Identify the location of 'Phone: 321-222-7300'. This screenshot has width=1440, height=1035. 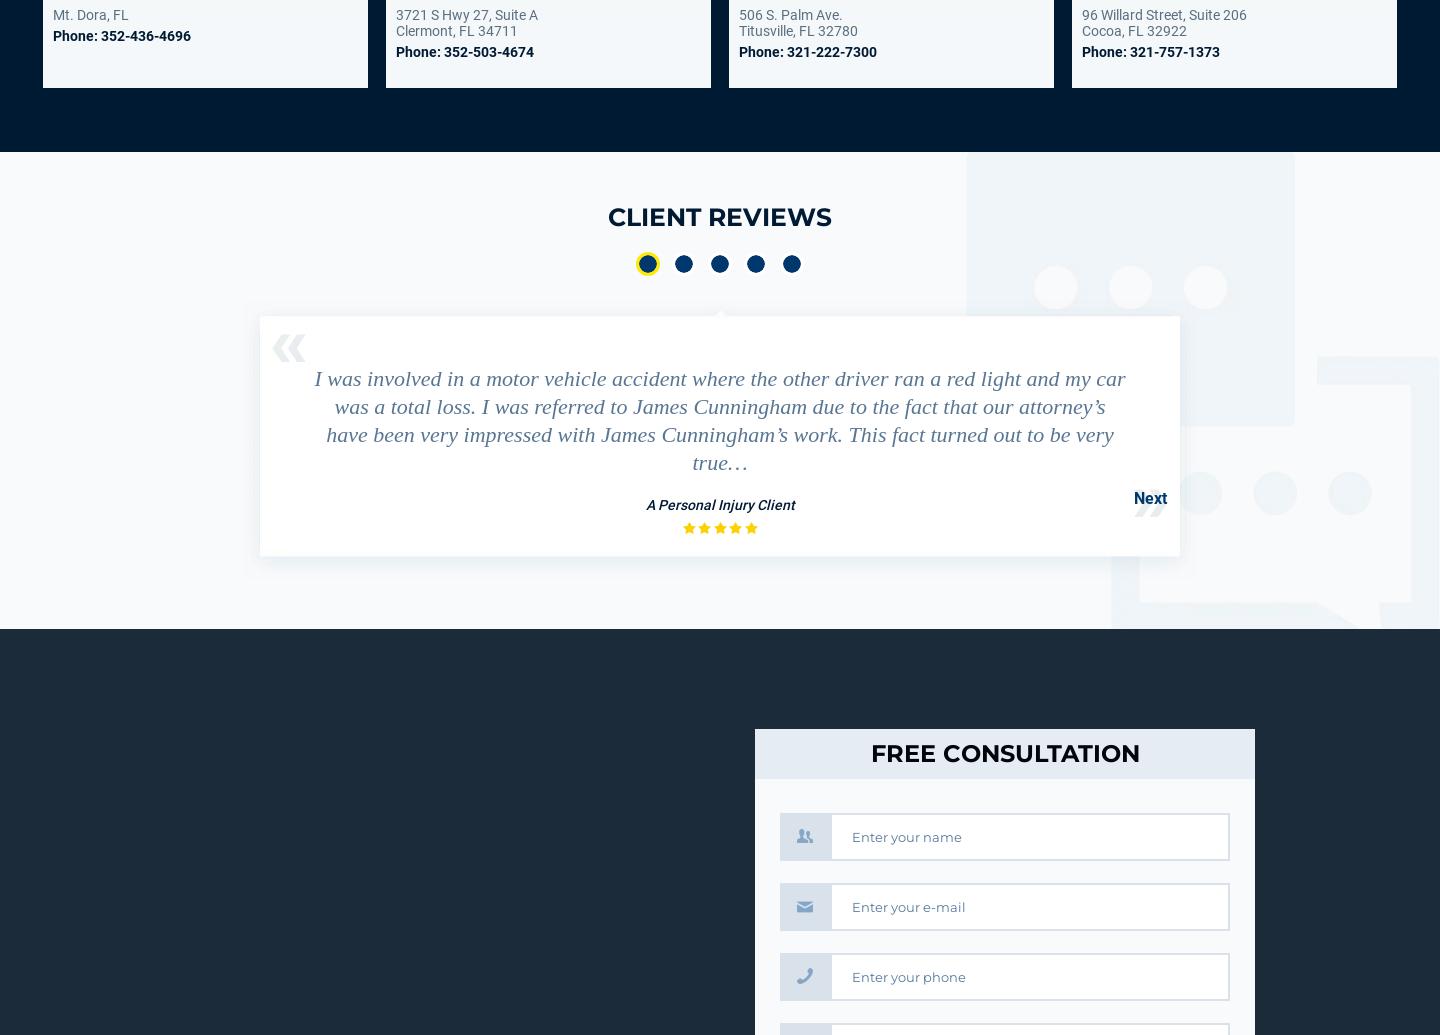
(807, 51).